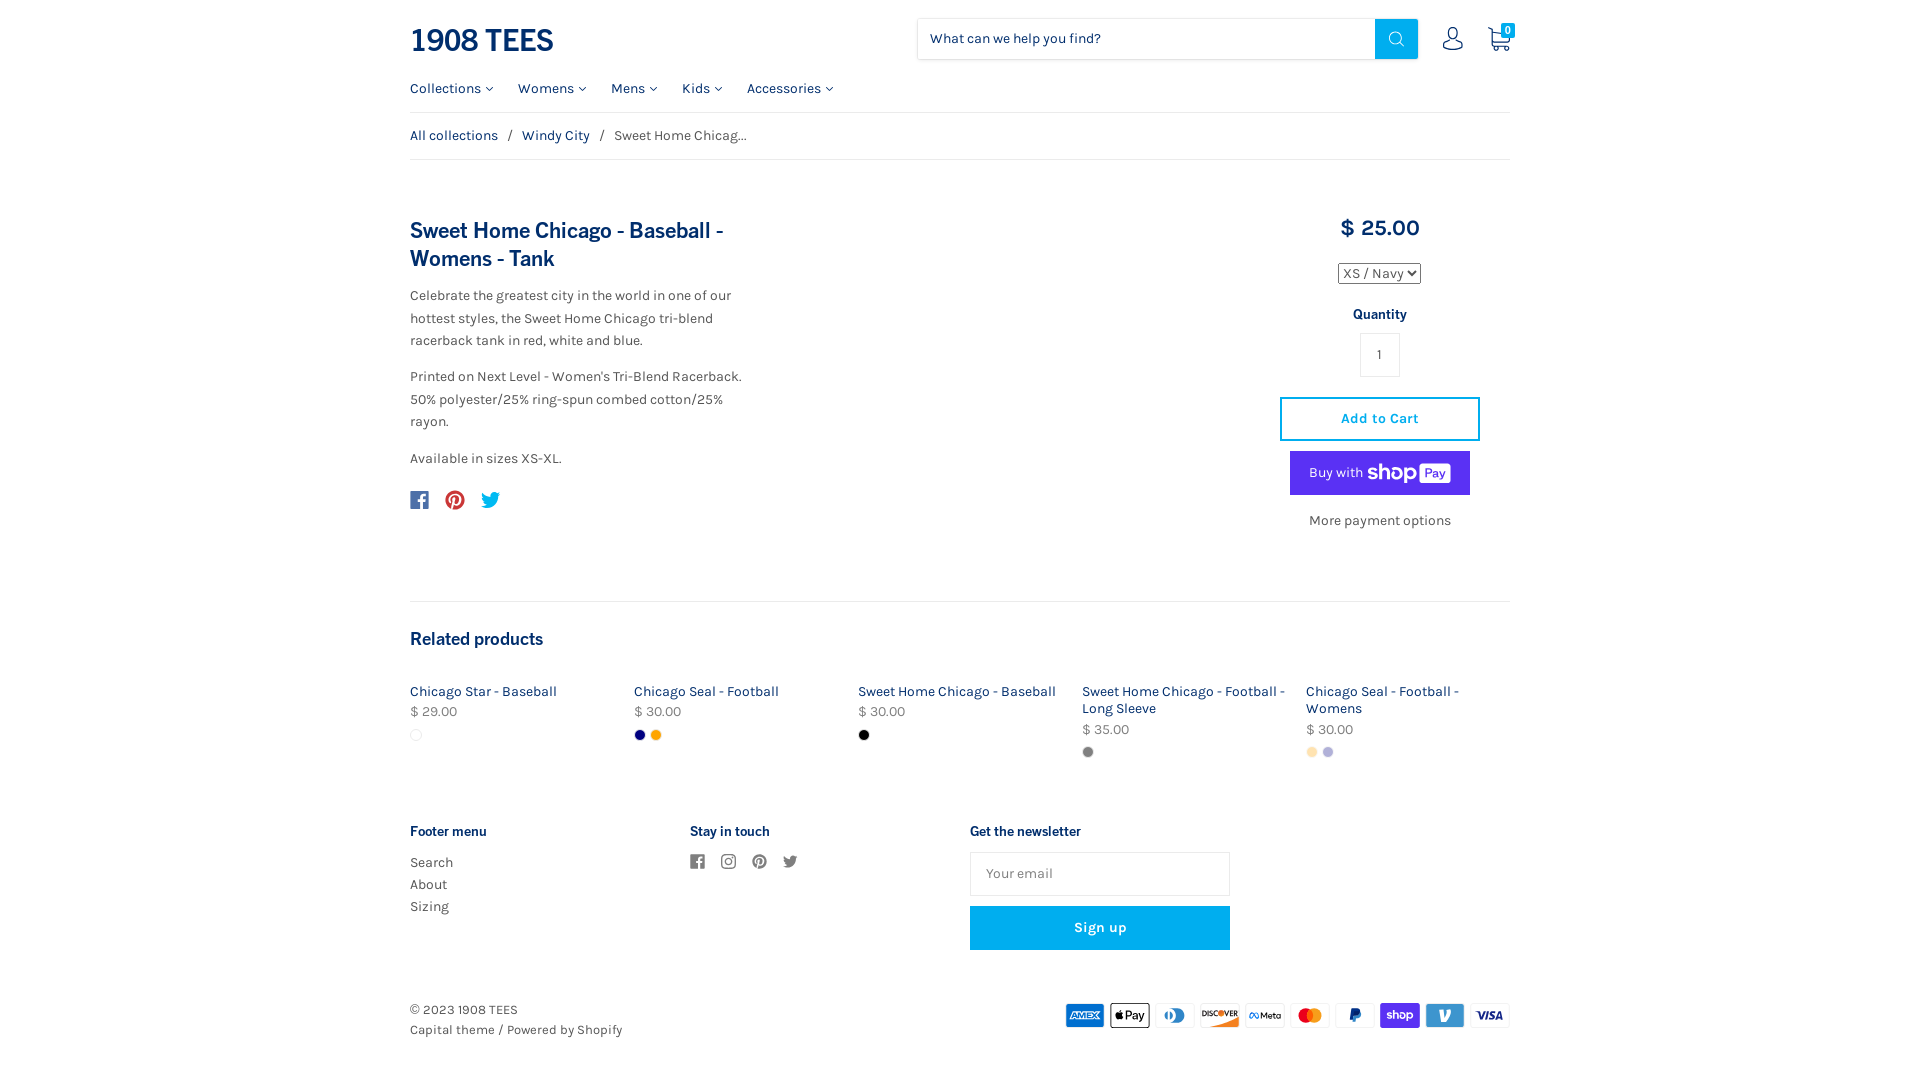 Image resolution: width=1920 pixels, height=1080 pixels. I want to click on 'Powered by Shopify', so click(563, 1029).